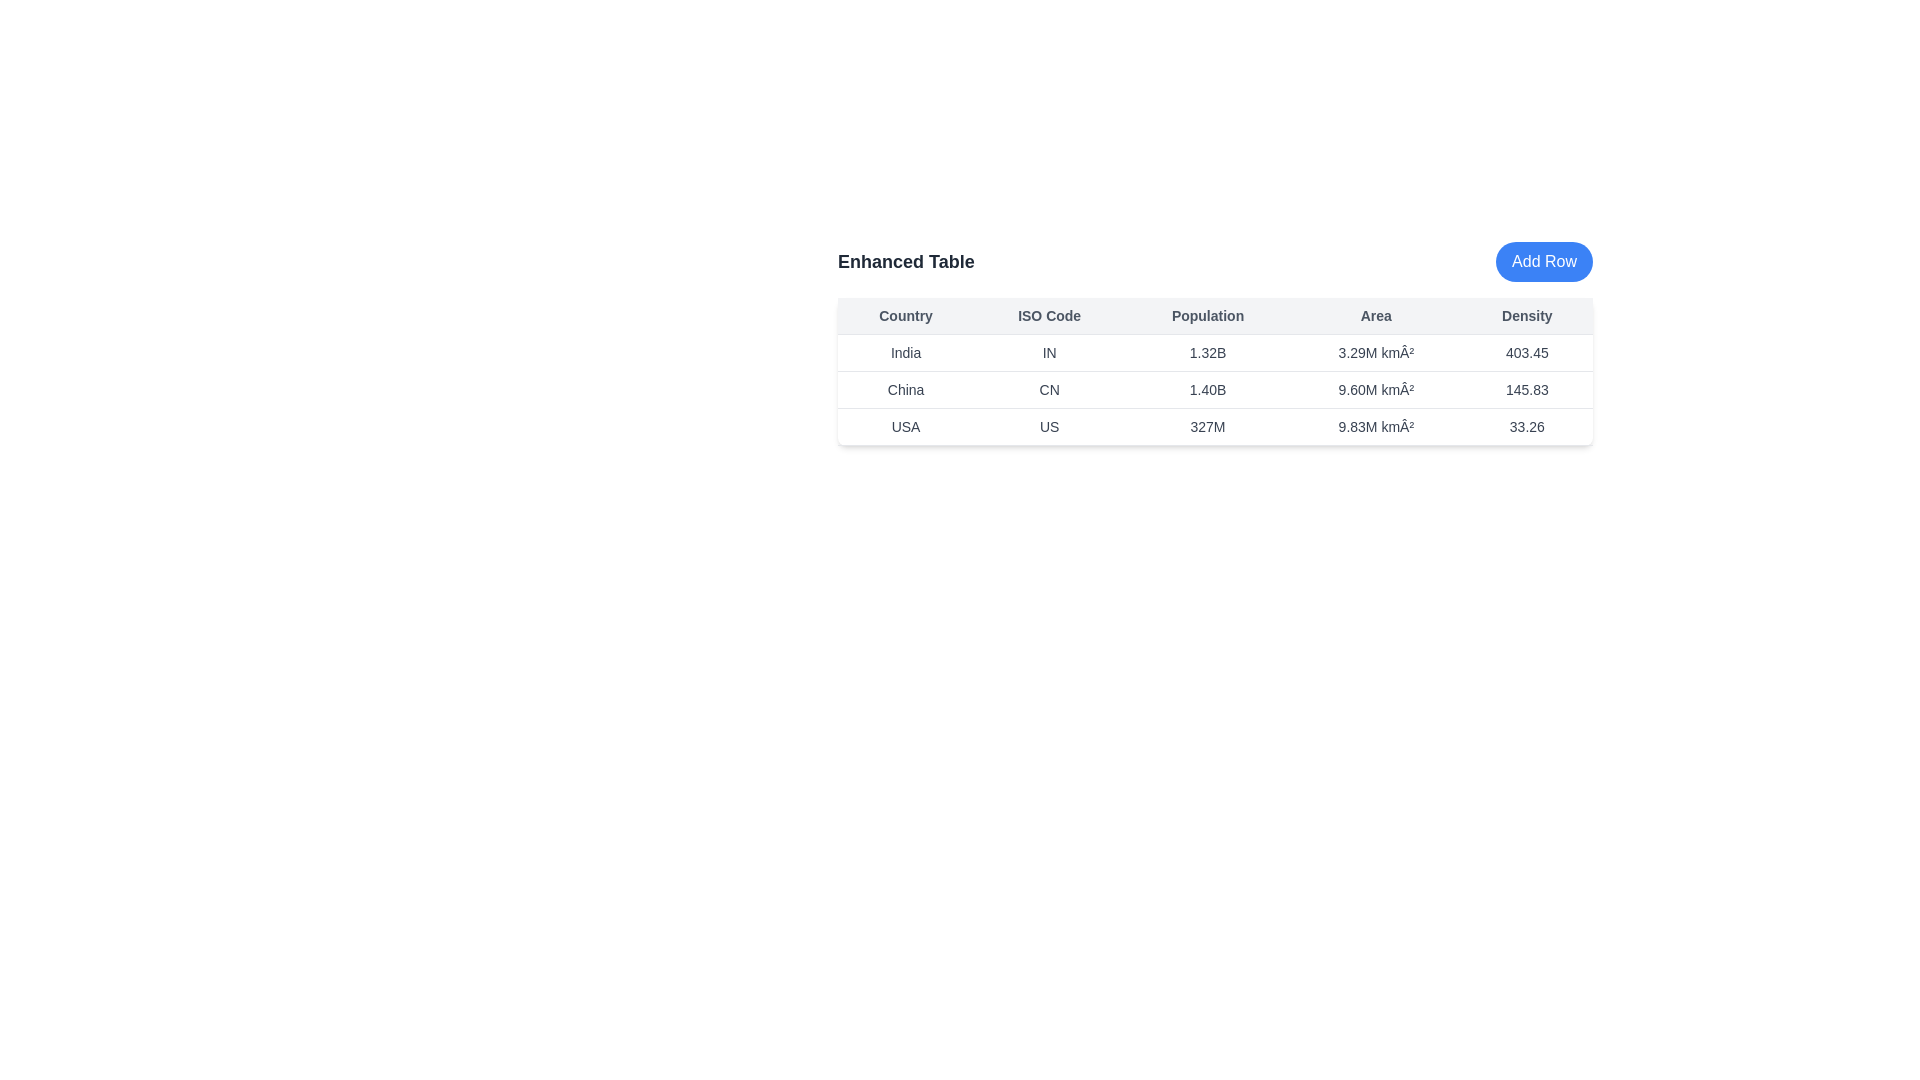 The image size is (1920, 1080). I want to click on the second row of the table that displays statistical information about China, which includes headers such as 'Country', 'ISO Code', 'Population', 'Area', and 'Density', so click(1214, 389).